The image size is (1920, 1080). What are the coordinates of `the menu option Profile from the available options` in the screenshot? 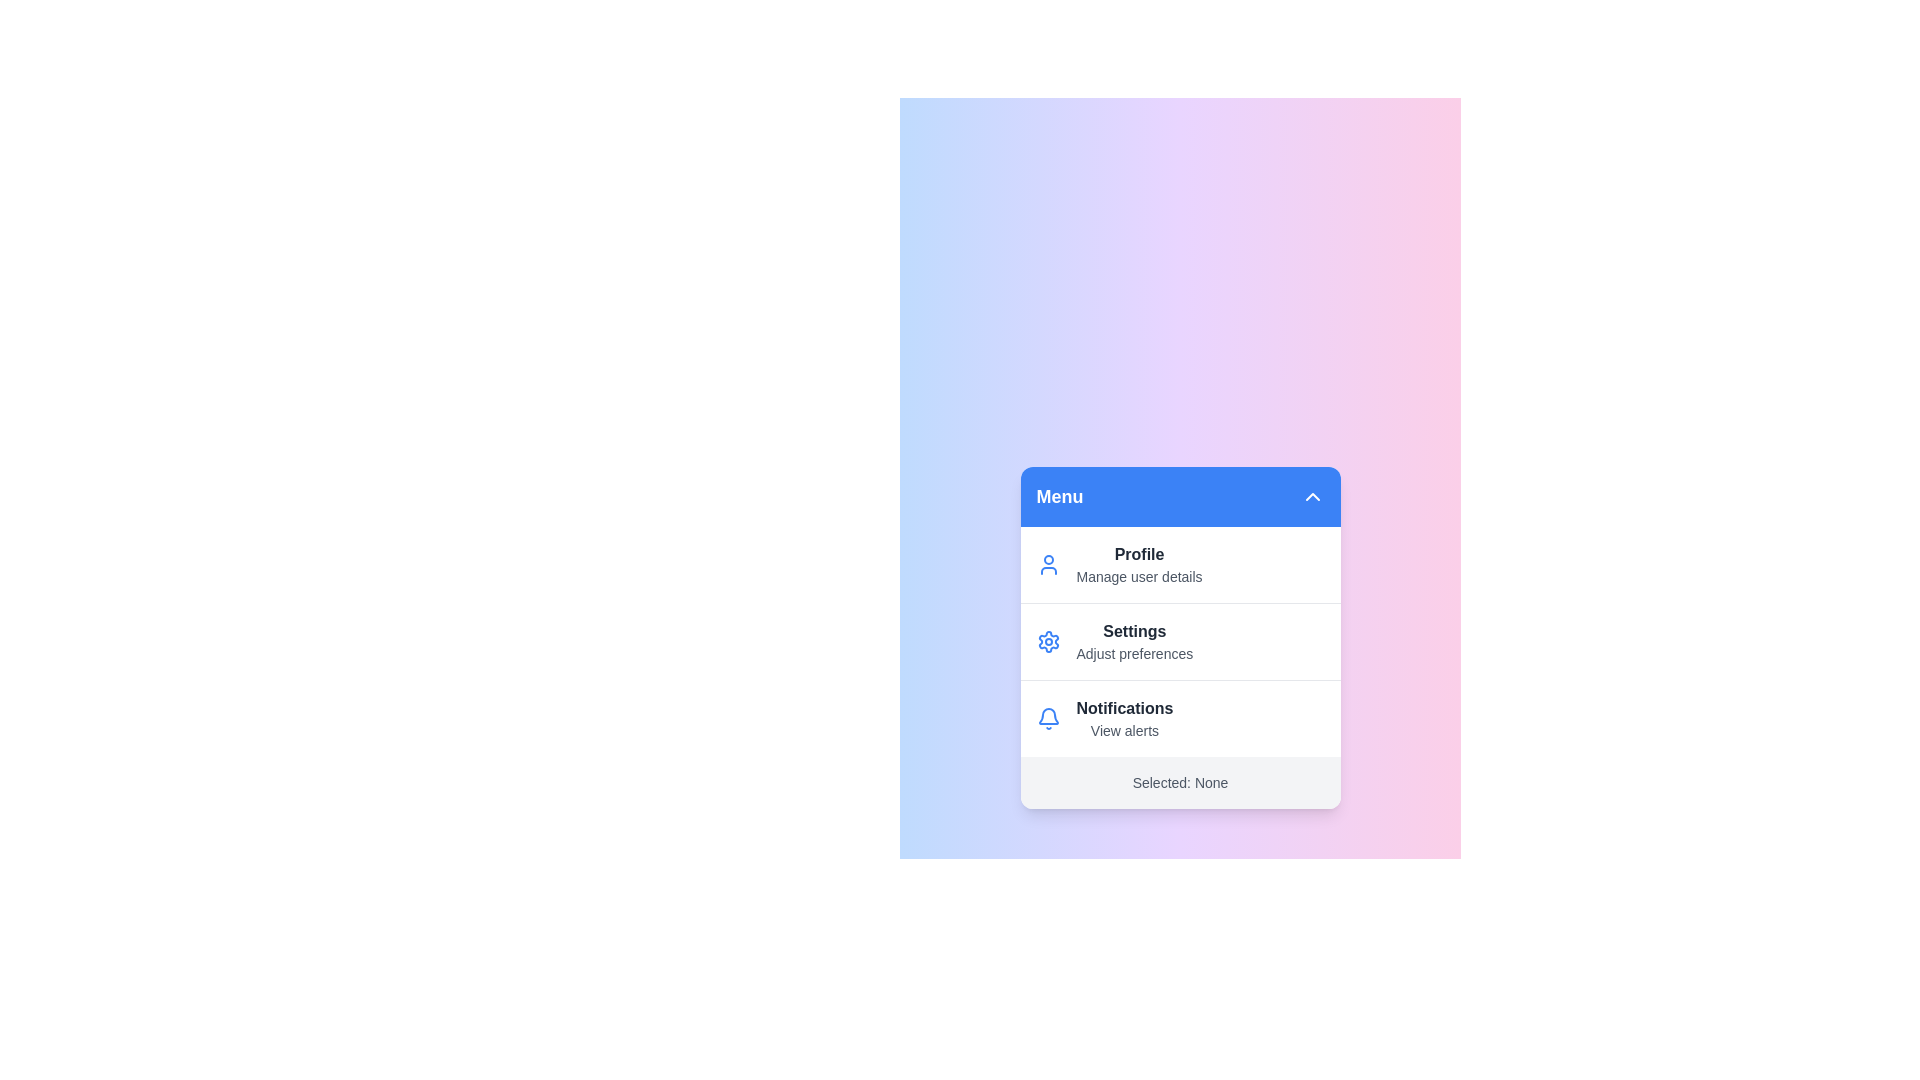 It's located at (1180, 564).